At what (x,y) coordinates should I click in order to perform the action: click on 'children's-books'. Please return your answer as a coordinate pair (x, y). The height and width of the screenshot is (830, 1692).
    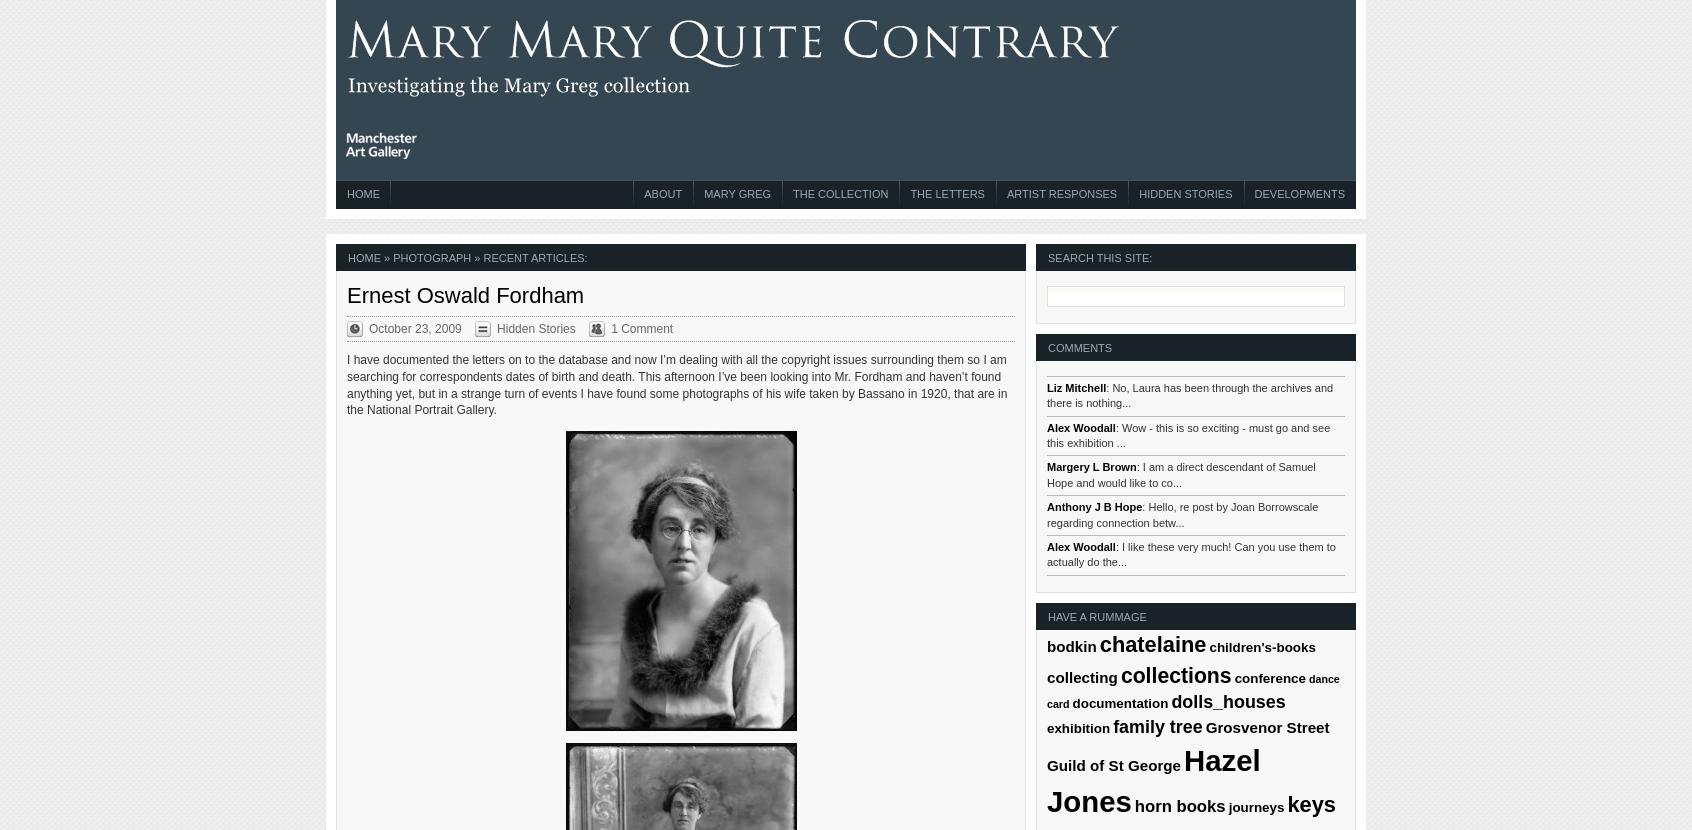
    Looking at the image, I should click on (1262, 645).